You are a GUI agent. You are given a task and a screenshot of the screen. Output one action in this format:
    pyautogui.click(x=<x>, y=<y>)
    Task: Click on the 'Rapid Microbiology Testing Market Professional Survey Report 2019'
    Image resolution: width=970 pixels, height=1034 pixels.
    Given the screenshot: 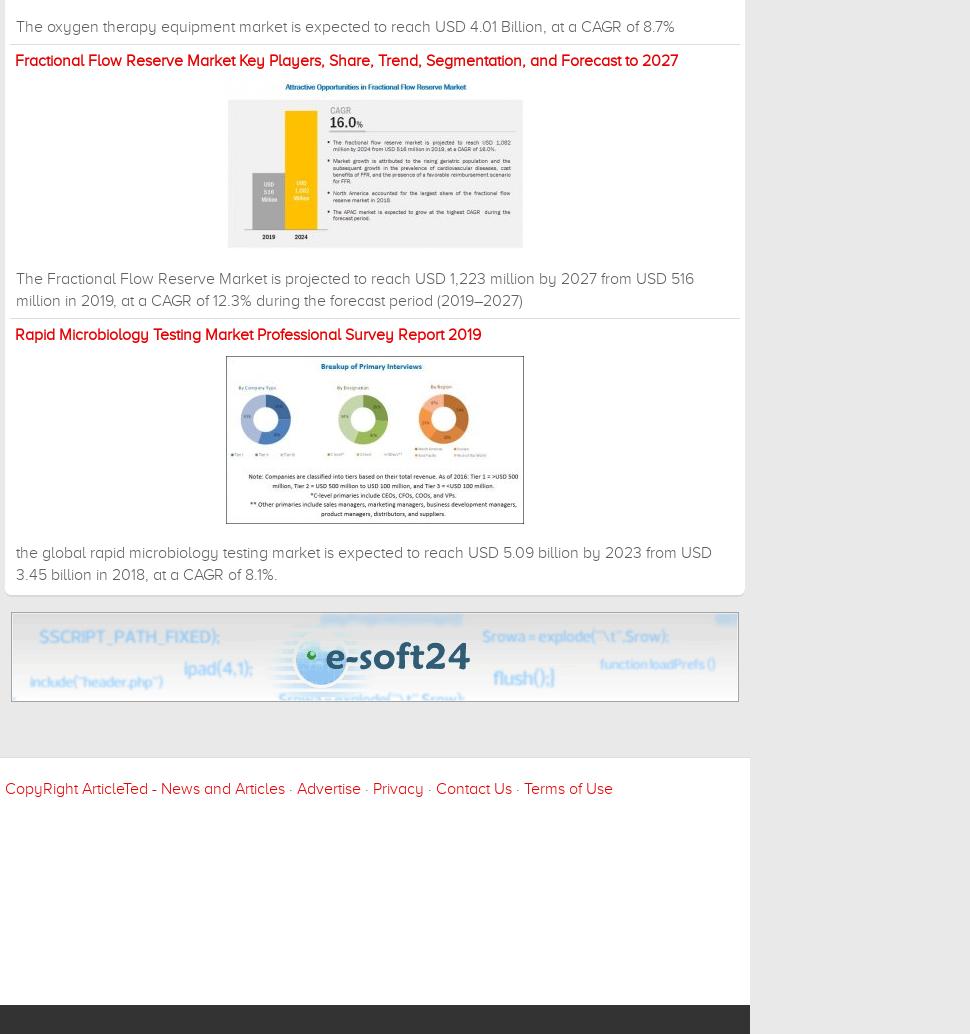 What is the action you would take?
    pyautogui.click(x=247, y=333)
    